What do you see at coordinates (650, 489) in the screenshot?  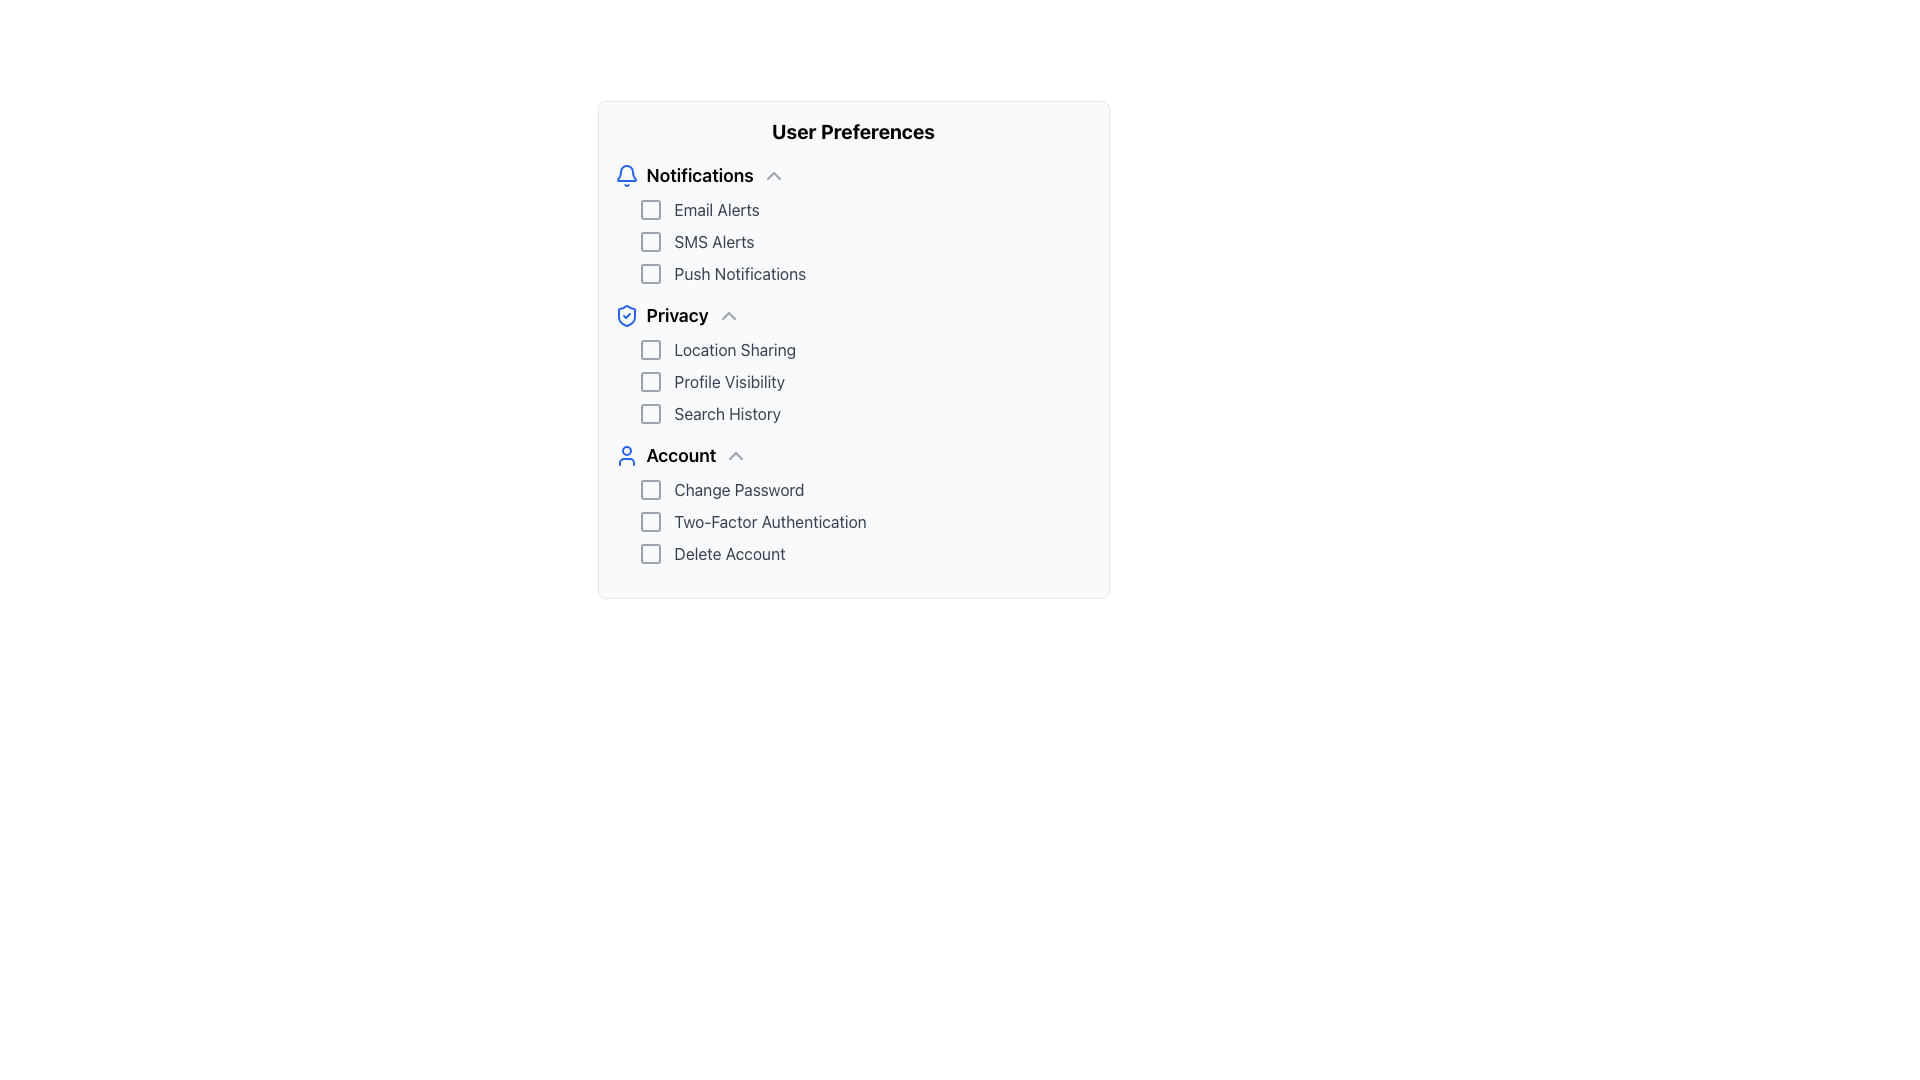 I see `the selectable checkbox for the 'Change Password' option in the 'Account' section` at bounding box center [650, 489].